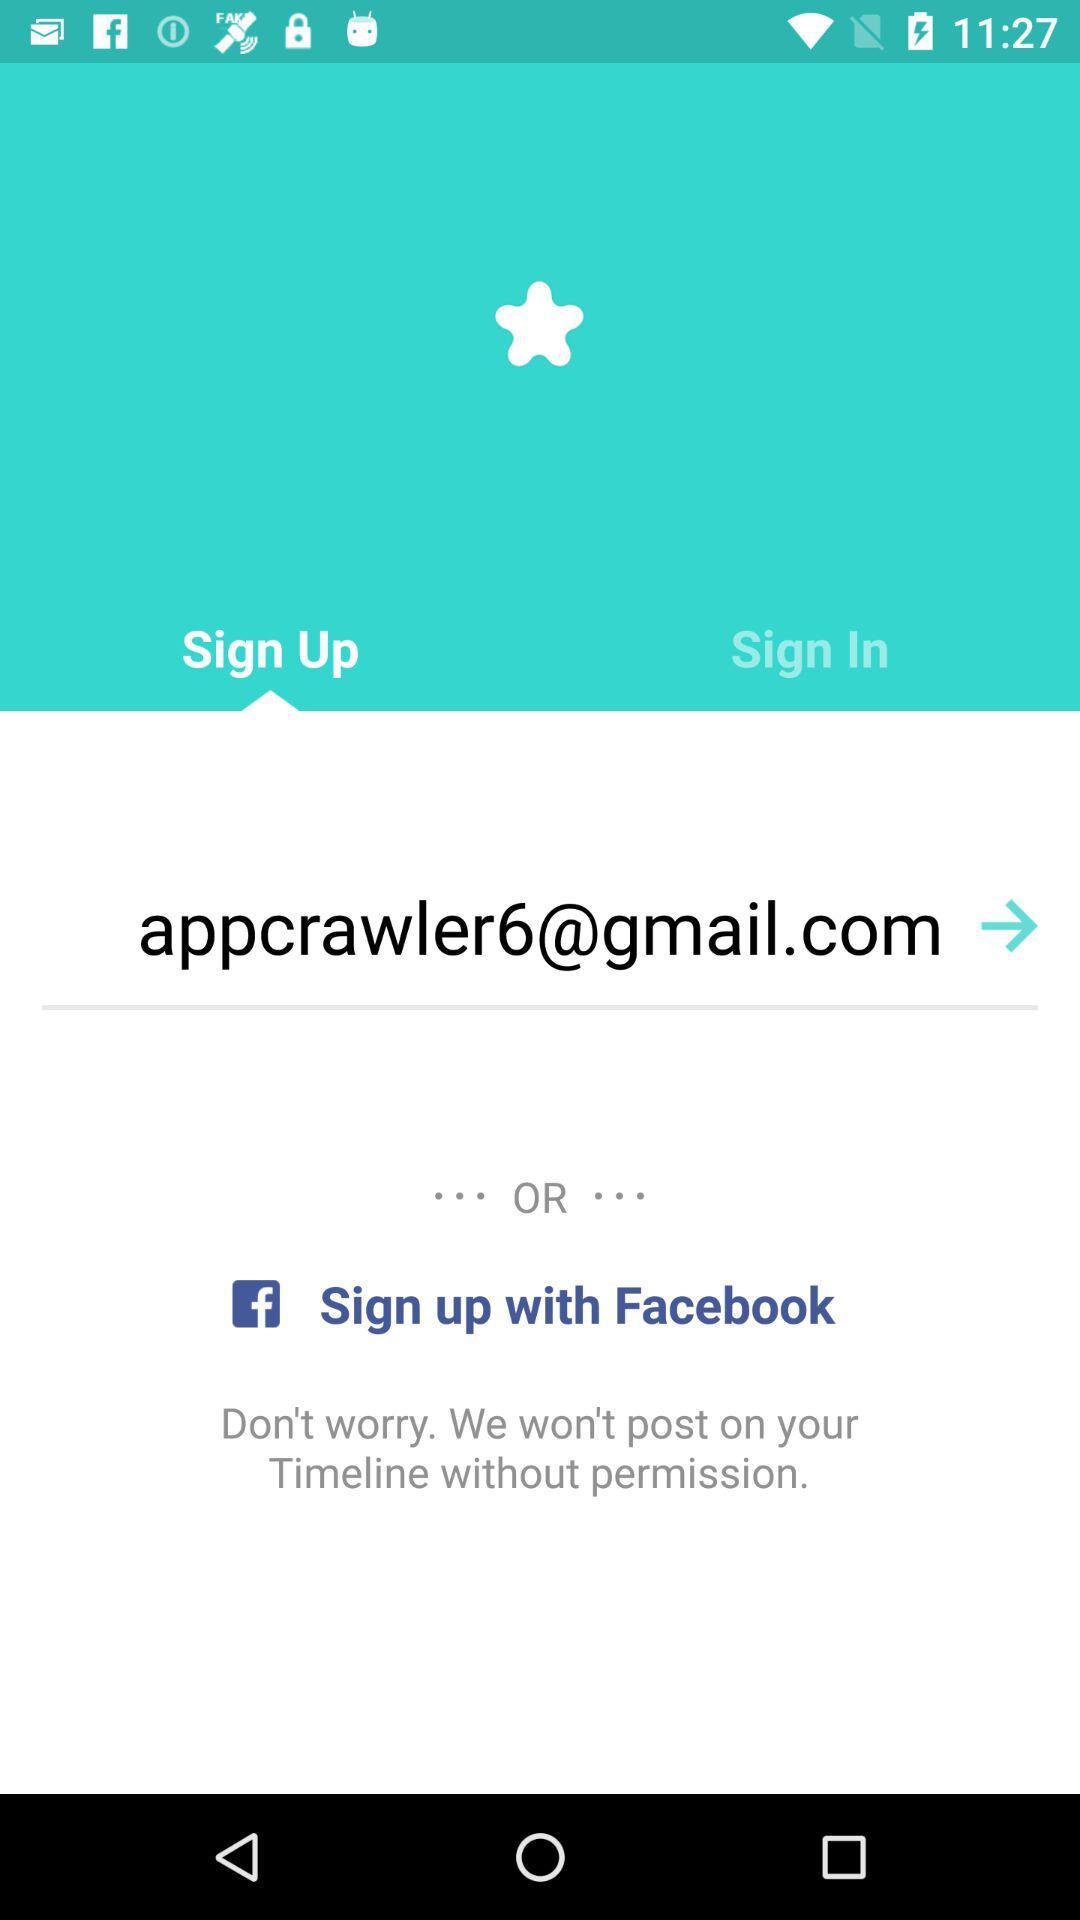  What do you see at coordinates (540, 925) in the screenshot?
I see `appcrawler6@gmail.com item` at bounding box center [540, 925].